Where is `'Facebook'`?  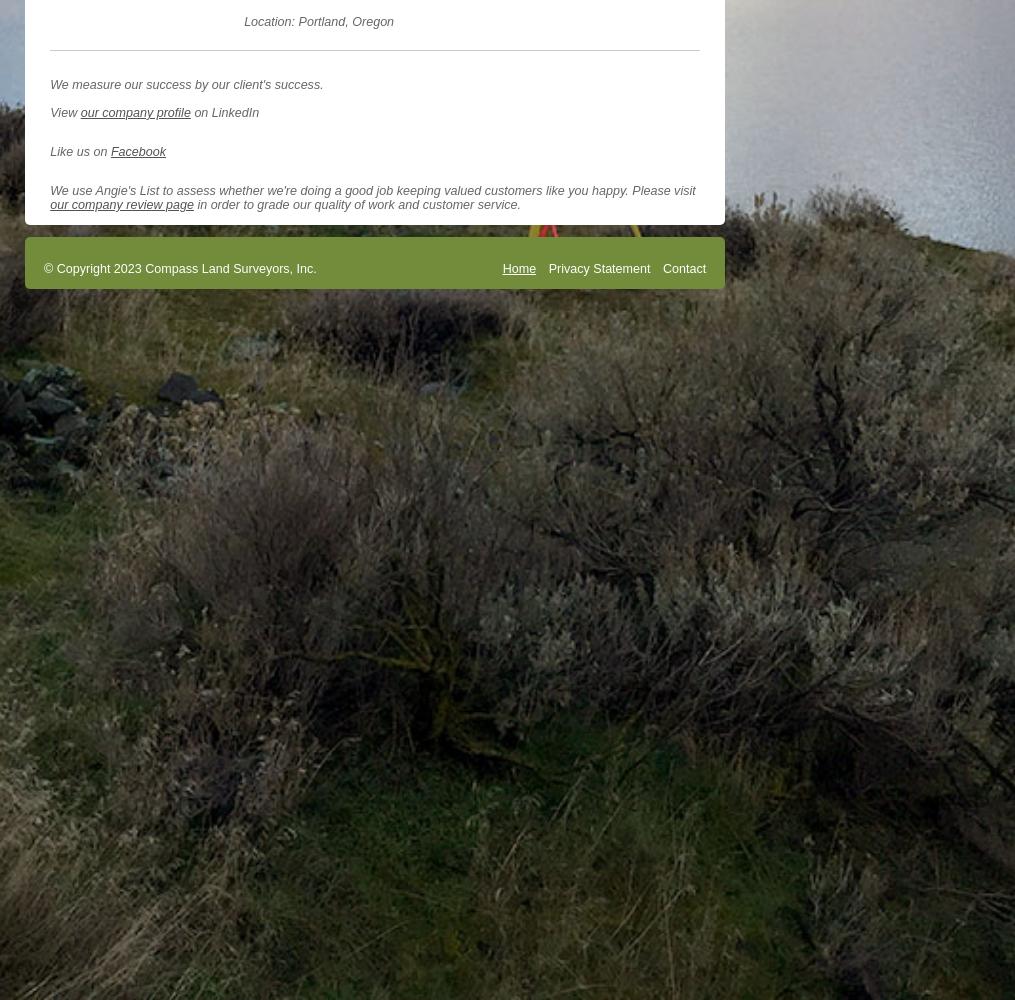 'Facebook' is located at coordinates (110, 151).